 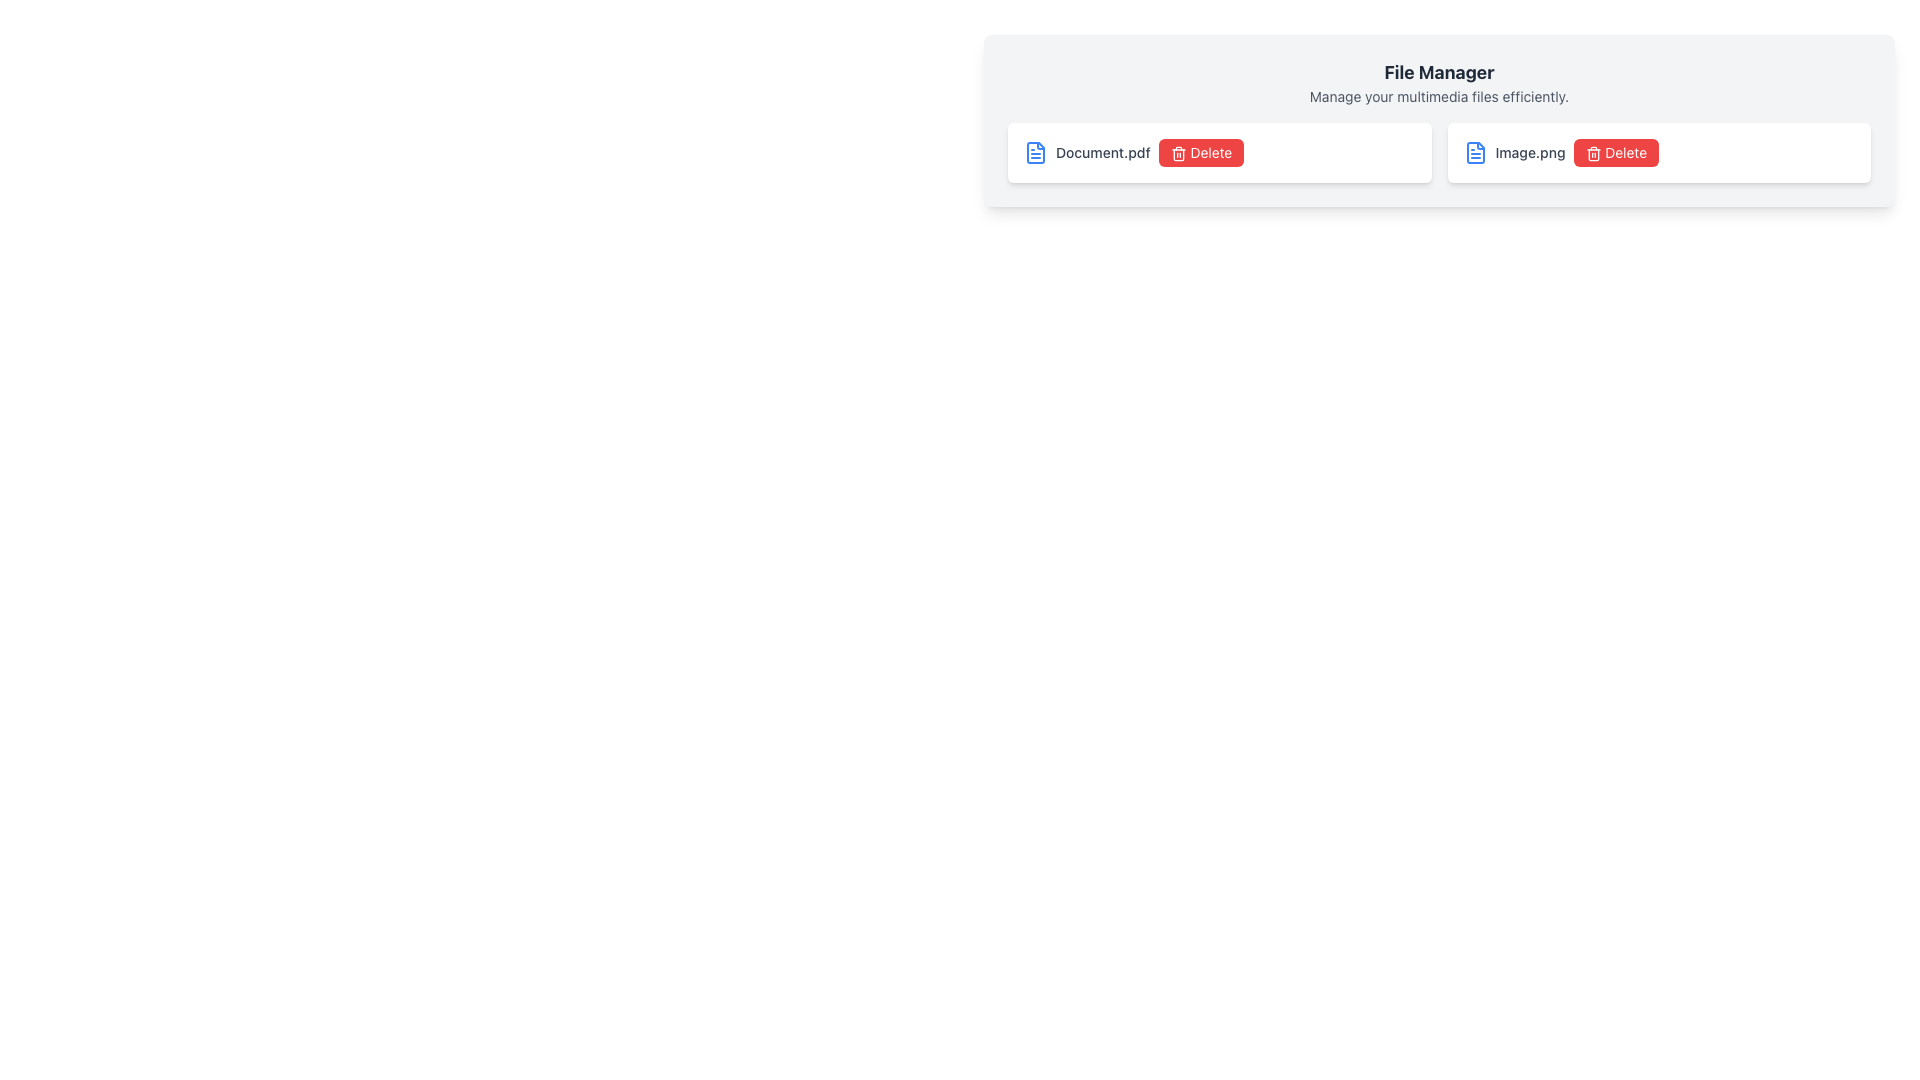 What do you see at coordinates (1529, 152) in the screenshot?
I see `the label displaying the filename 'Image.png', which is styled in a small, medium-weight gray font and positioned to the right of a blue document icon within a white rounded rectangular card` at bounding box center [1529, 152].